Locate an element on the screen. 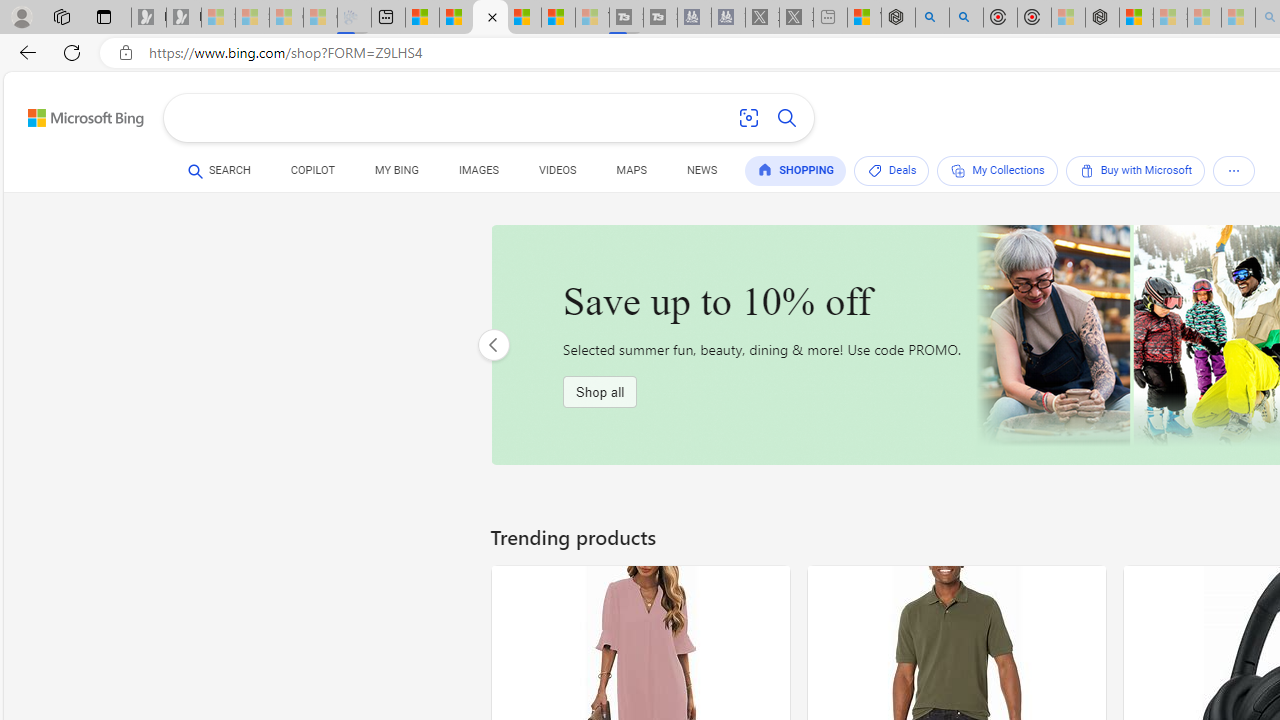 This screenshot has width=1280, height=720. 'New tab - Sleeping' is located at coordinates (830, 17).